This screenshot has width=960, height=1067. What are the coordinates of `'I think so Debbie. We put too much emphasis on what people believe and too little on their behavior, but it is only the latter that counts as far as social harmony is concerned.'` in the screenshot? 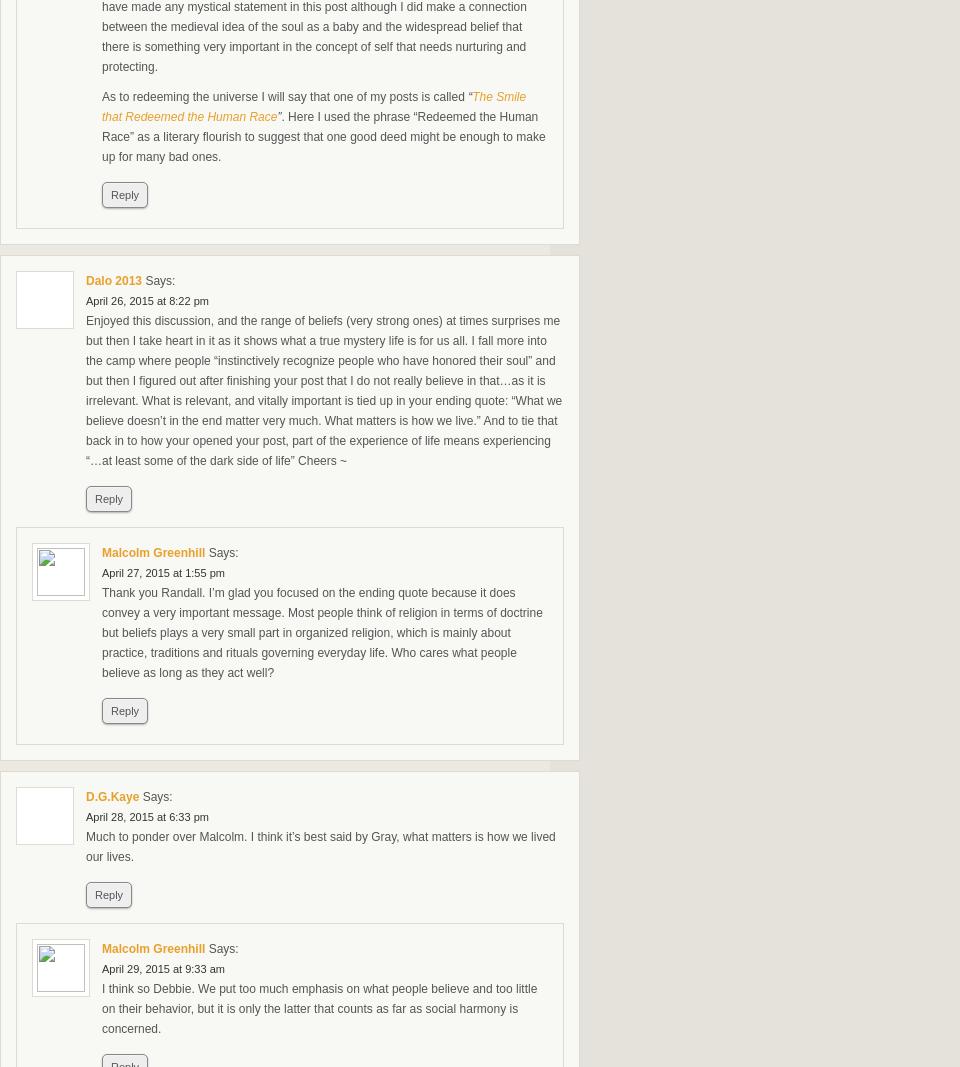 It's located at (319, 1008).